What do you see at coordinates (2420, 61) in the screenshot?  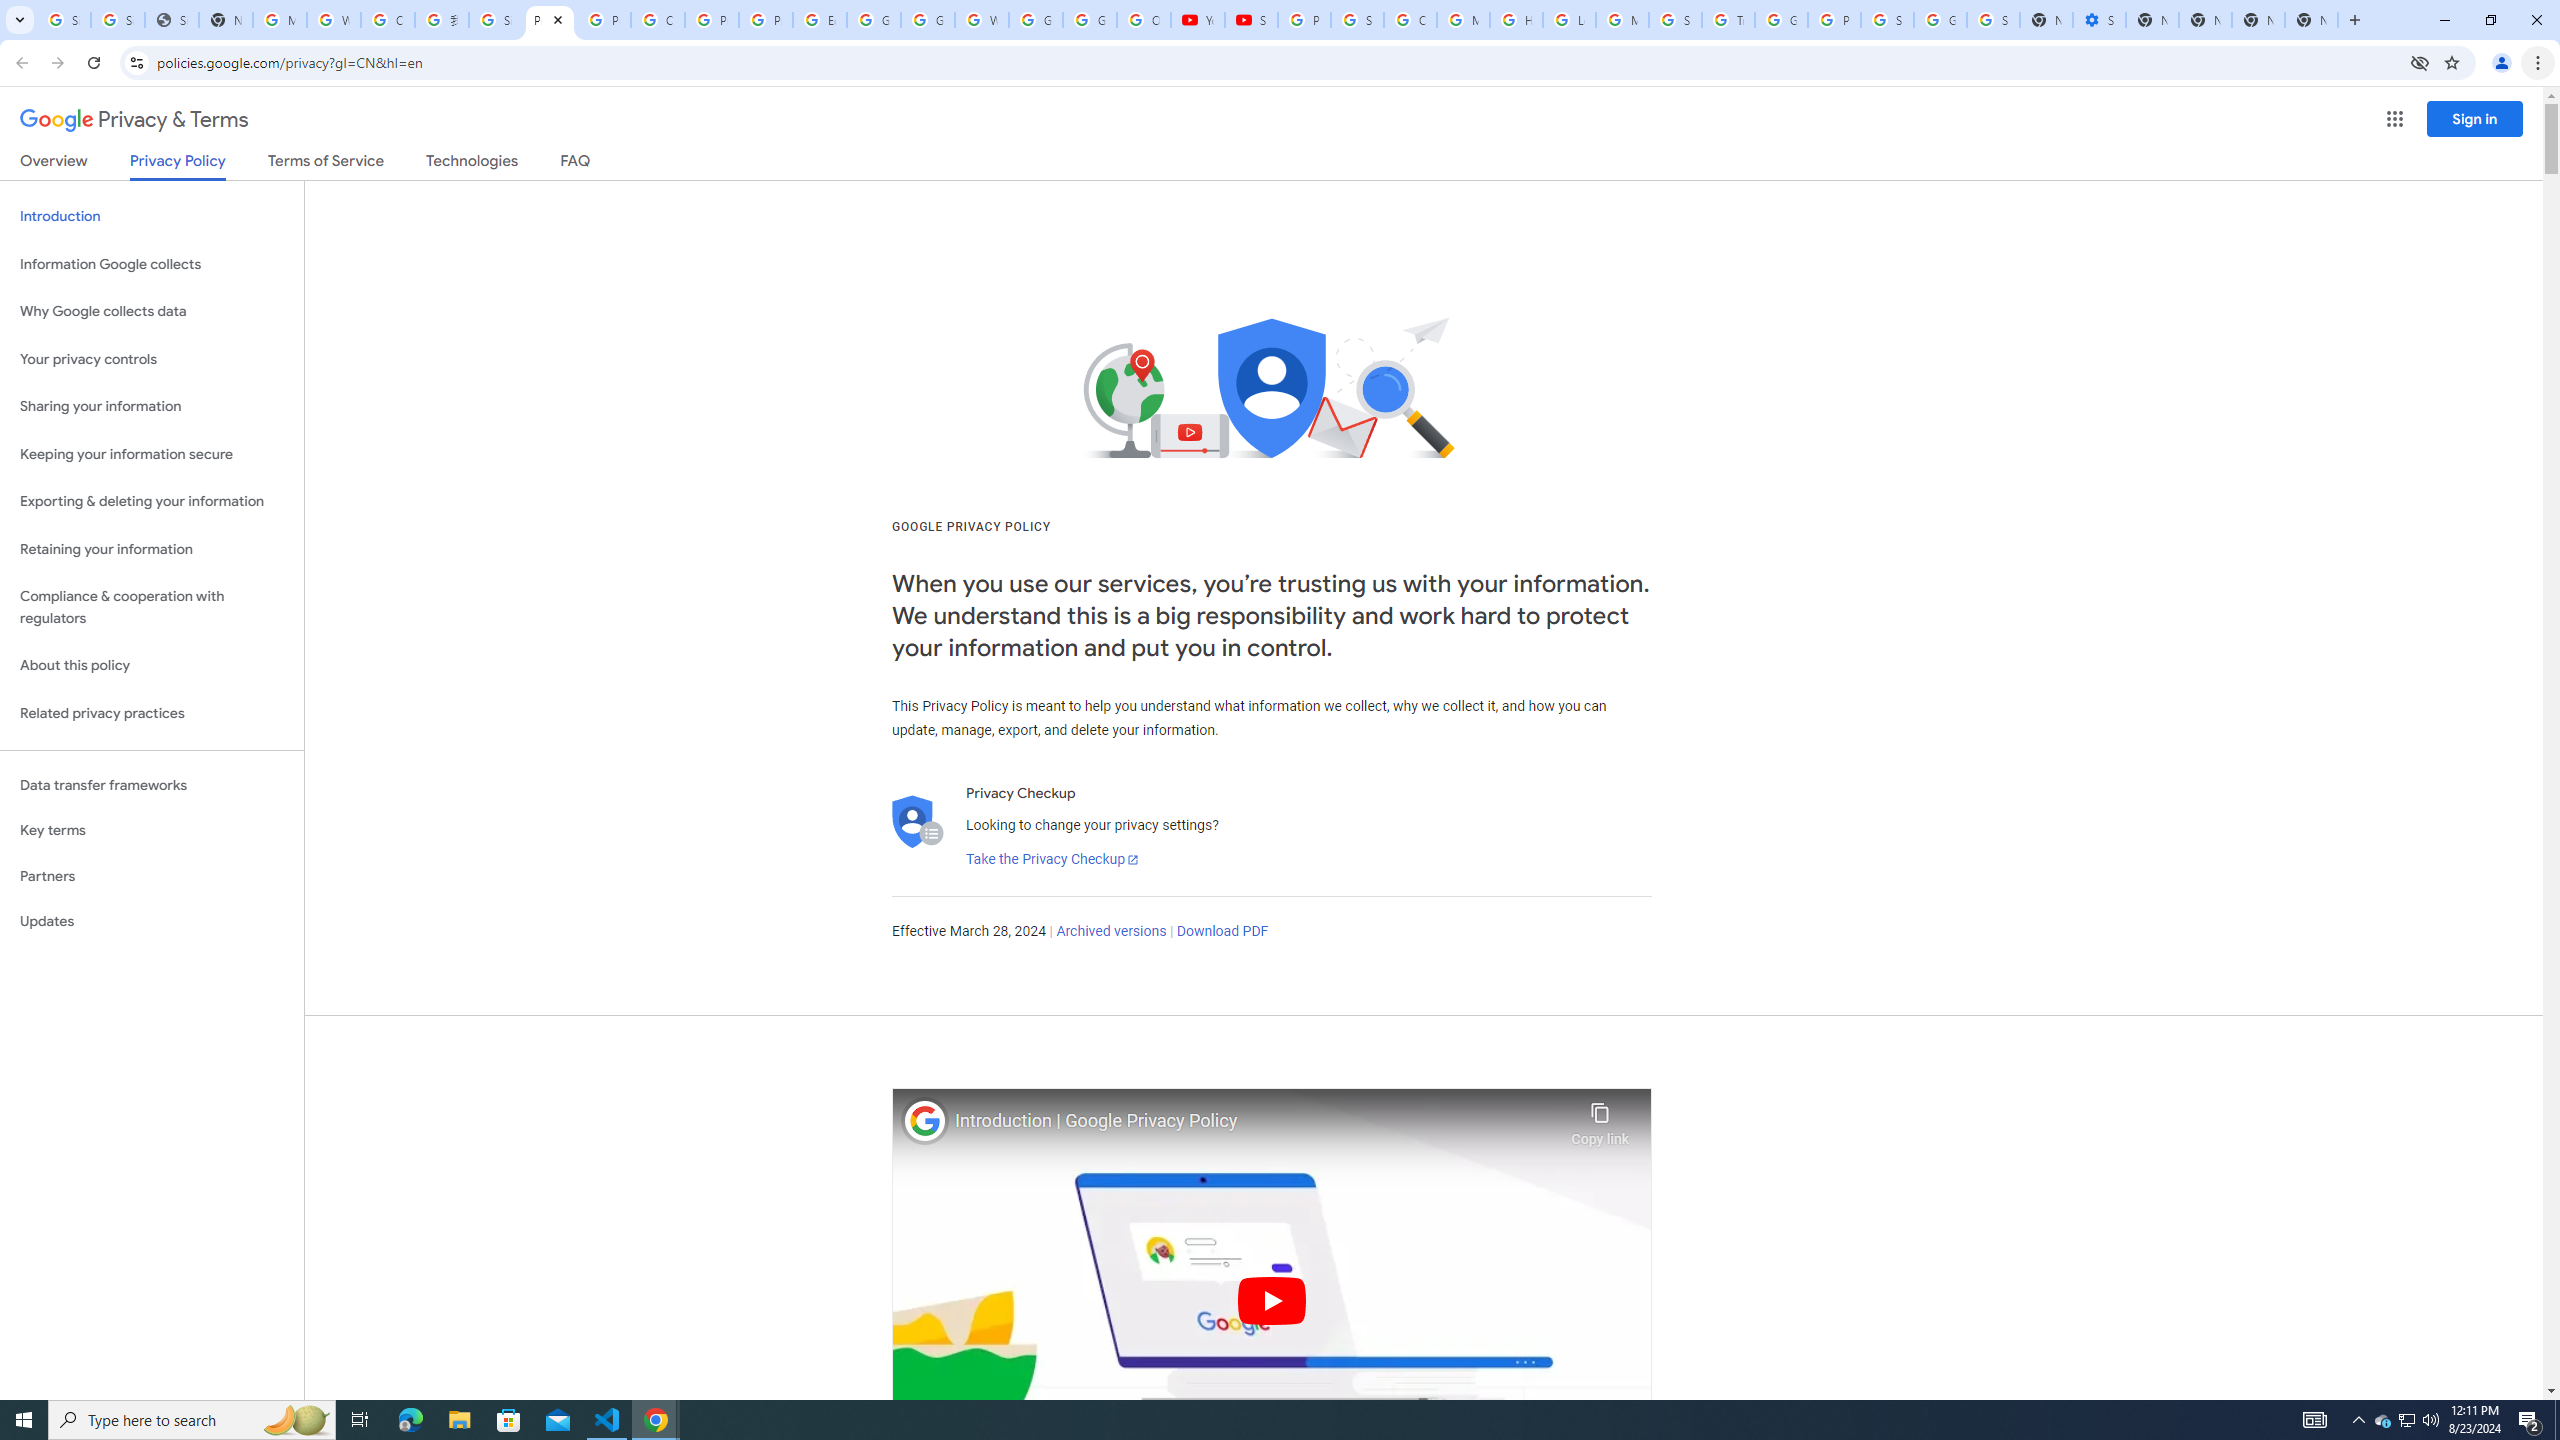 I see `'Third-party cookies blocked'` at bounding box center [2420, 61].